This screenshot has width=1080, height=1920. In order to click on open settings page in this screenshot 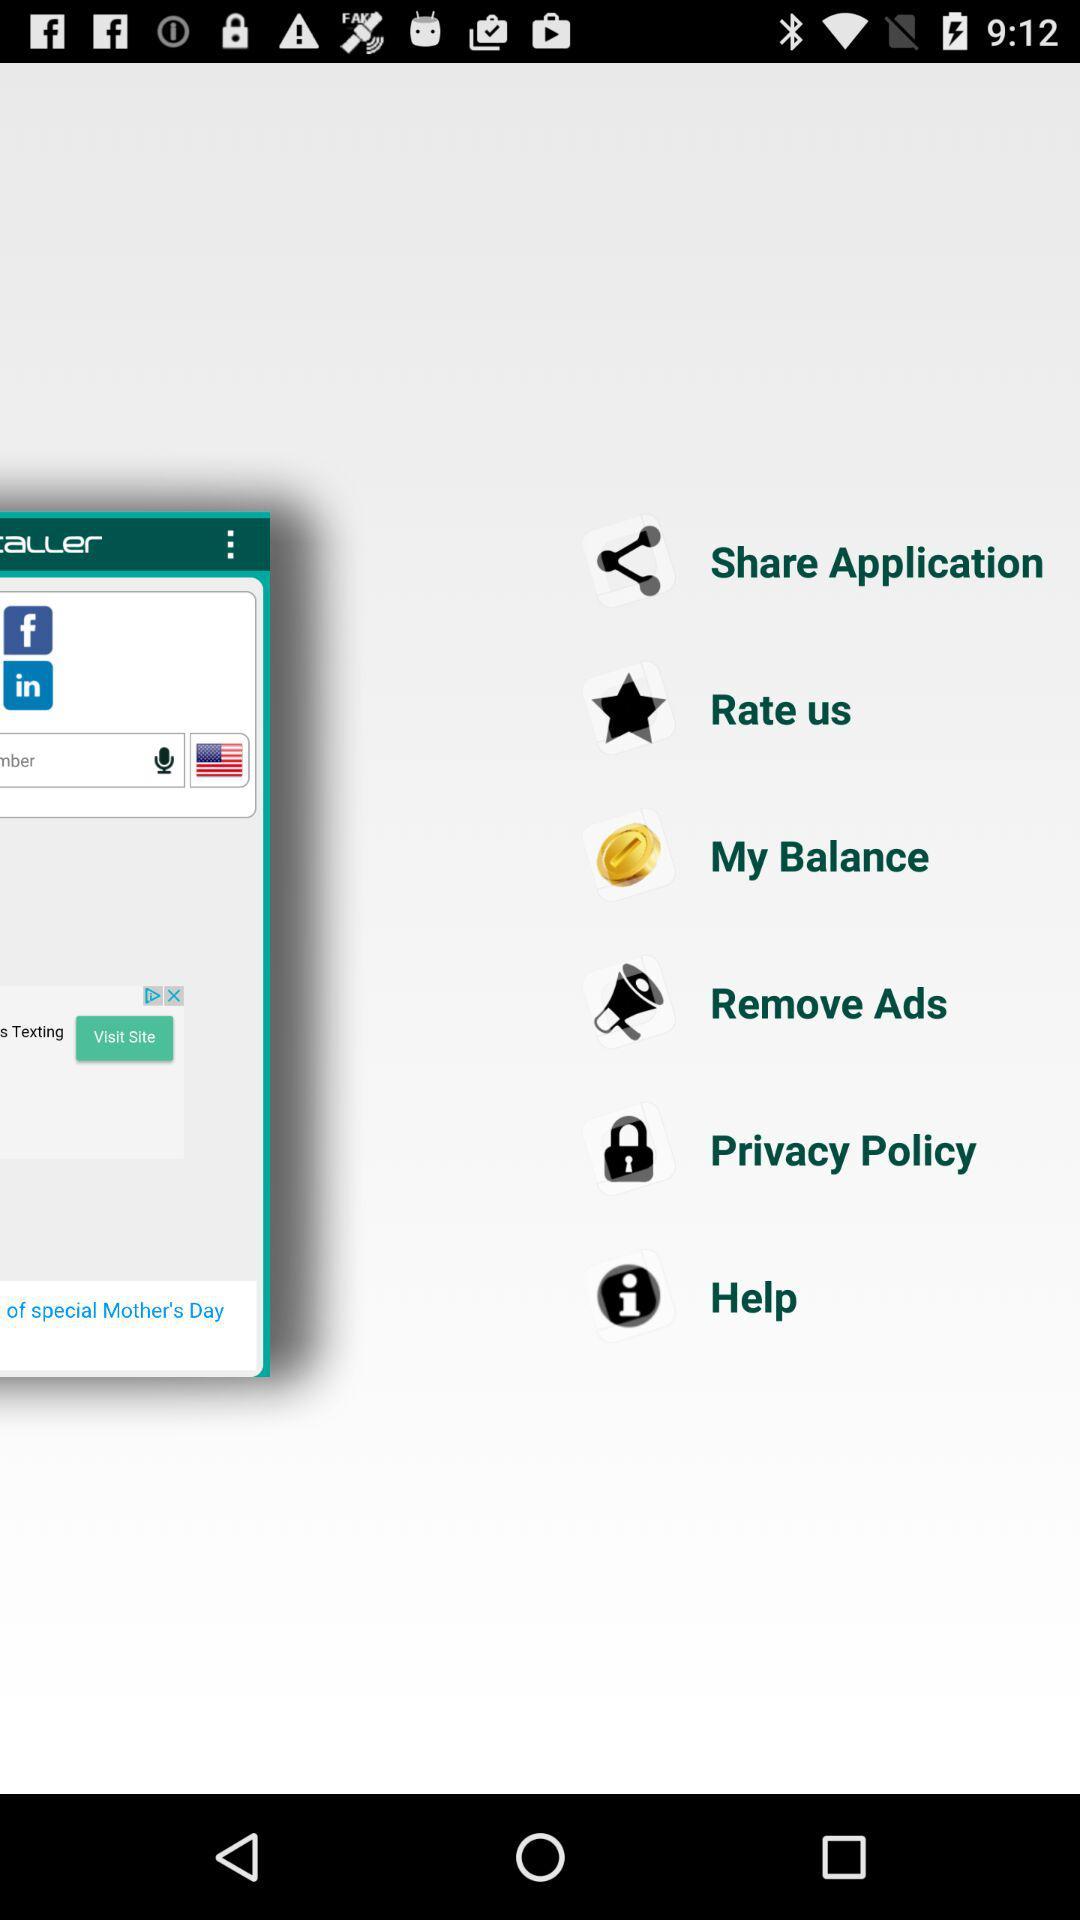, I will do `click(230, 544)`.